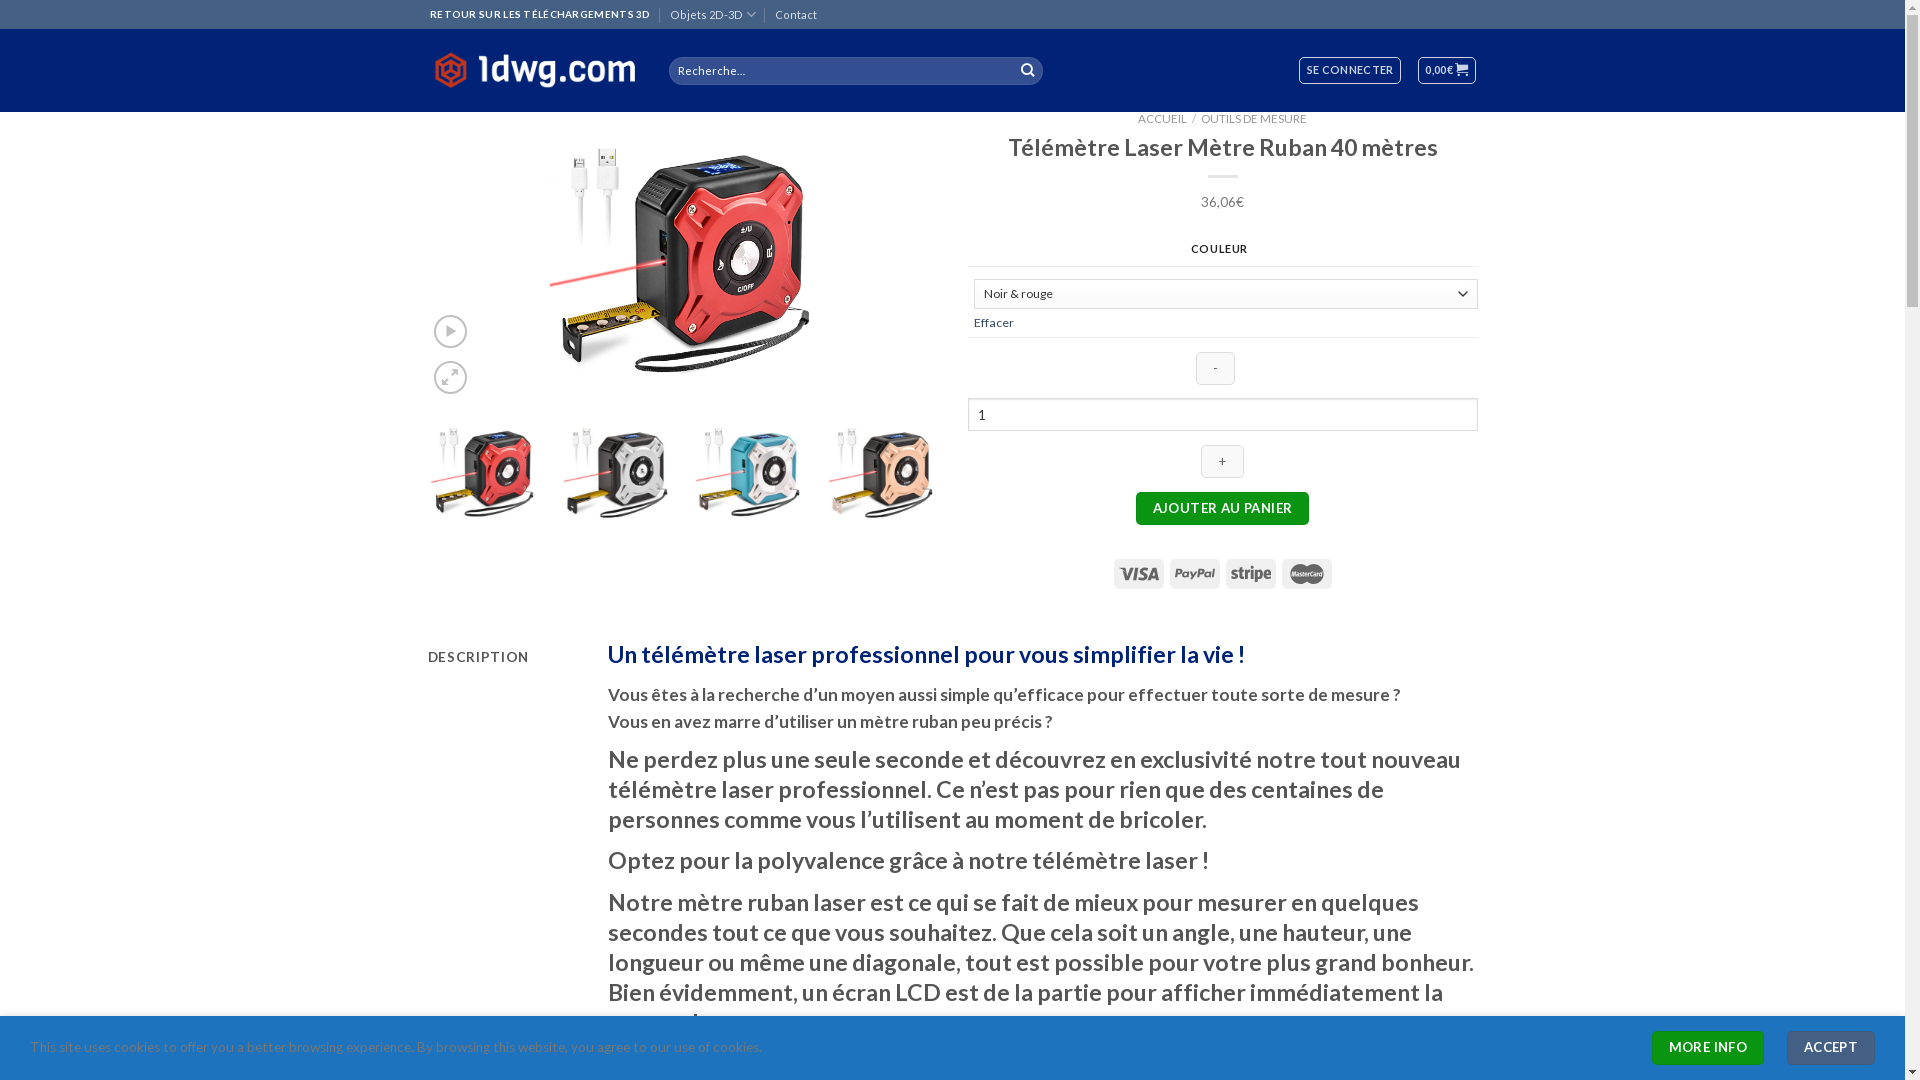 The image size is (1920, 1080). What do you see at coordinates (993, 321) in the screenshot?
I see `'Effacer'` at bounding box center [993, 321].